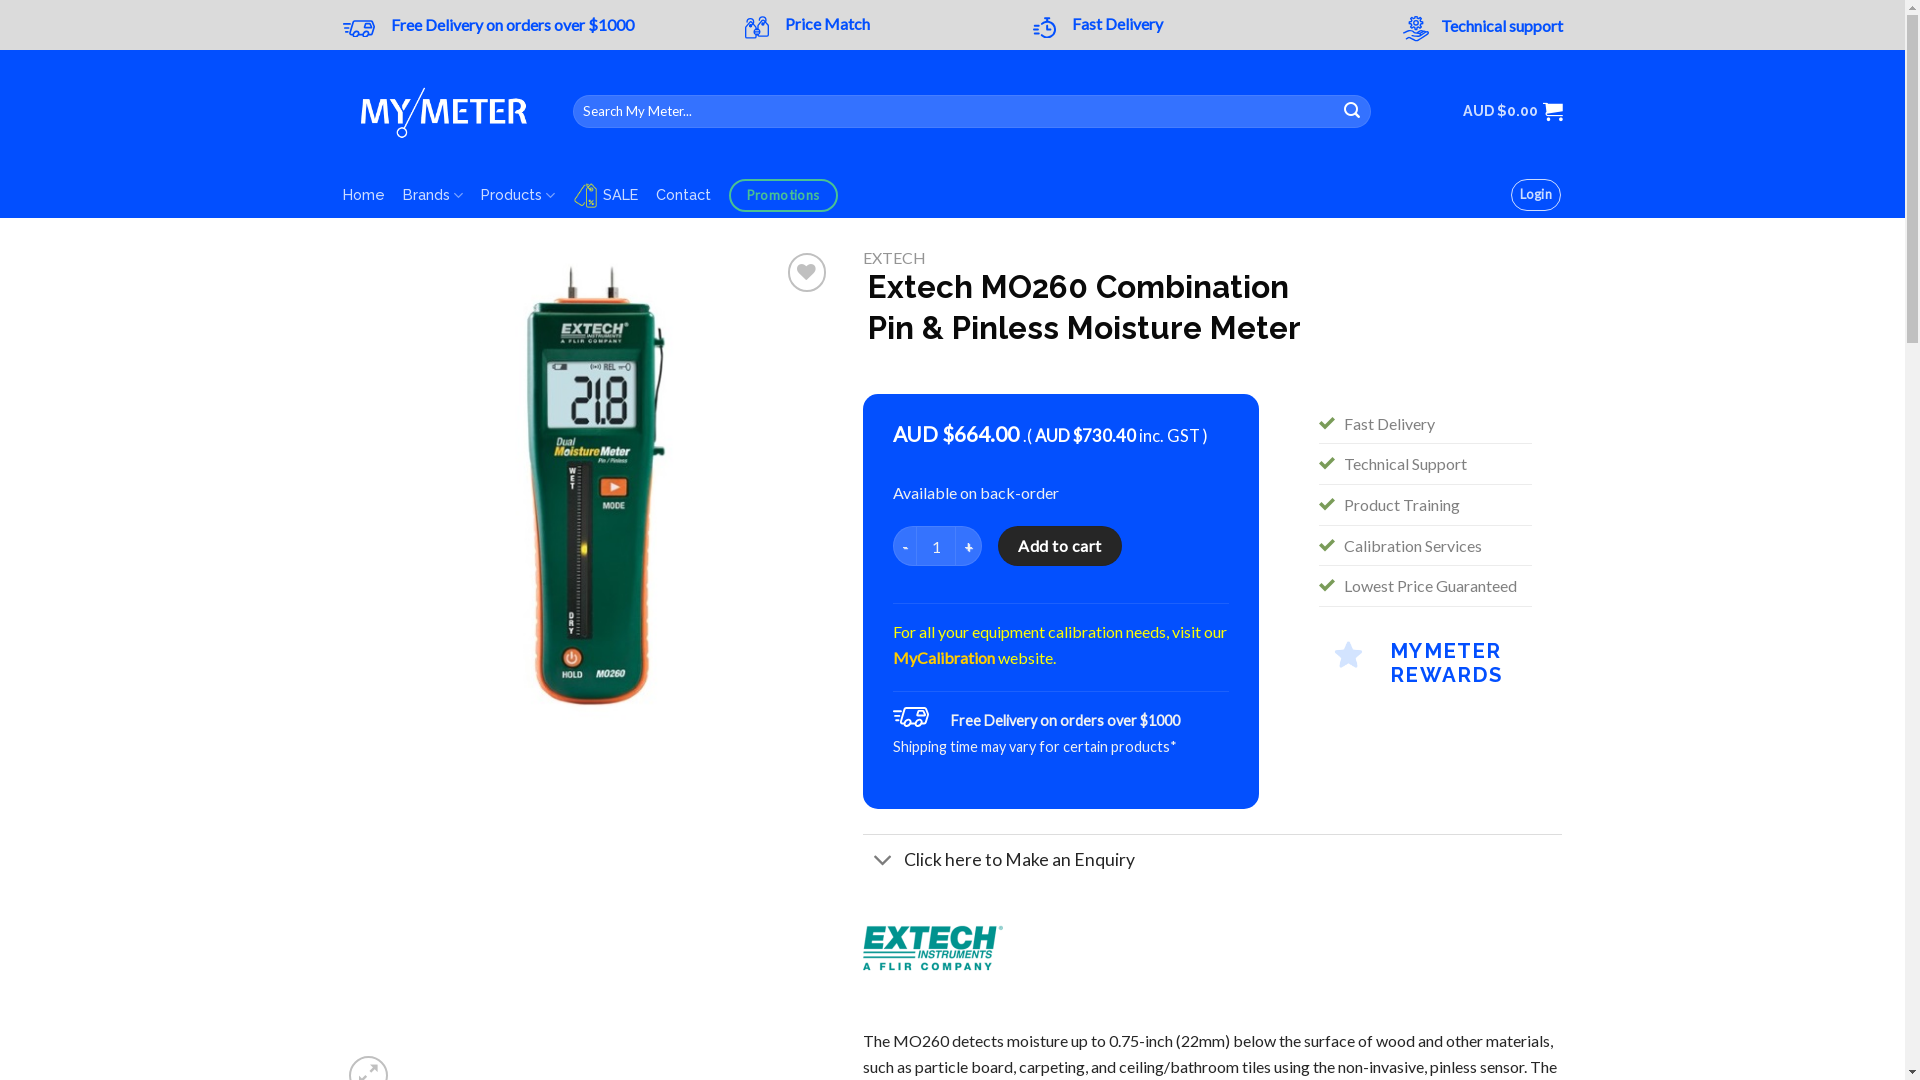 The height and width of the screenshot is (1080, 1920). Describe the element at coordinates (1334, 111) in the screenshot. I see `'Search'` at that location.